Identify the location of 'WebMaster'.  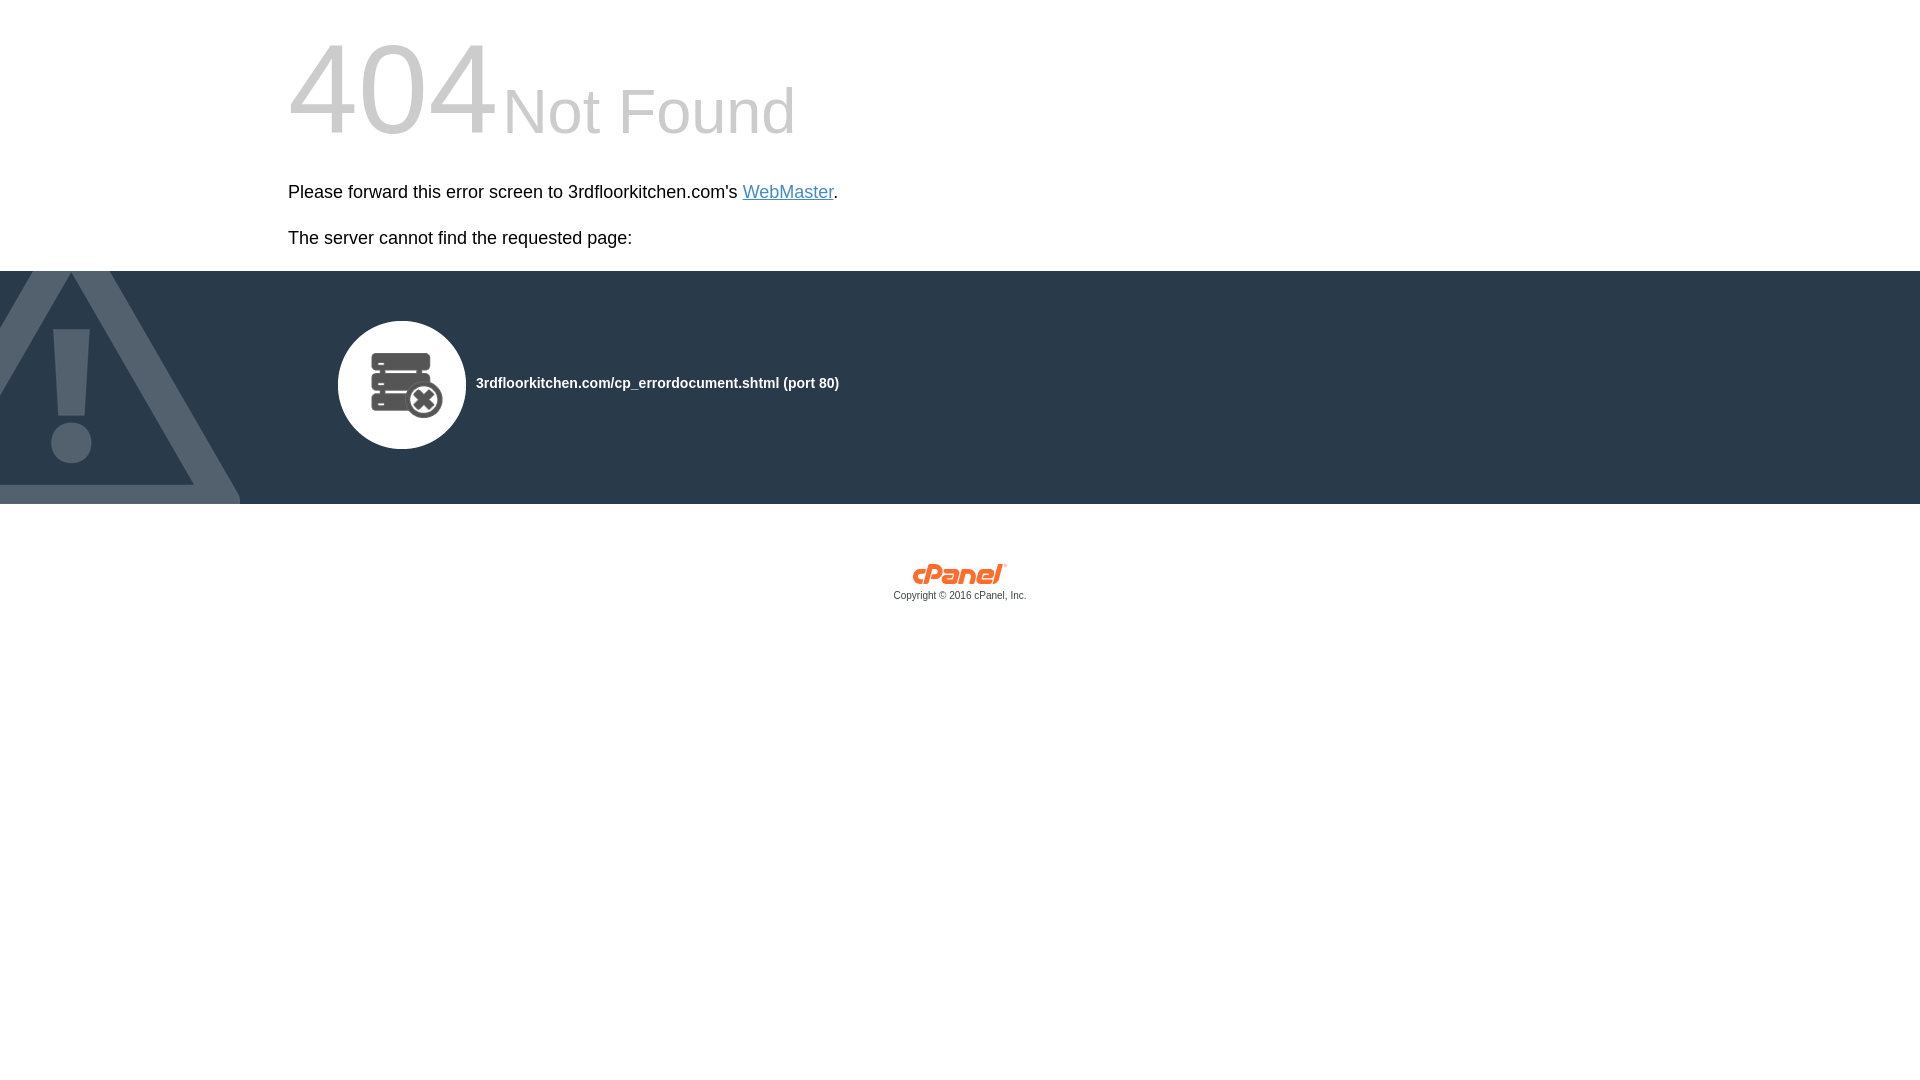
(787, 192).